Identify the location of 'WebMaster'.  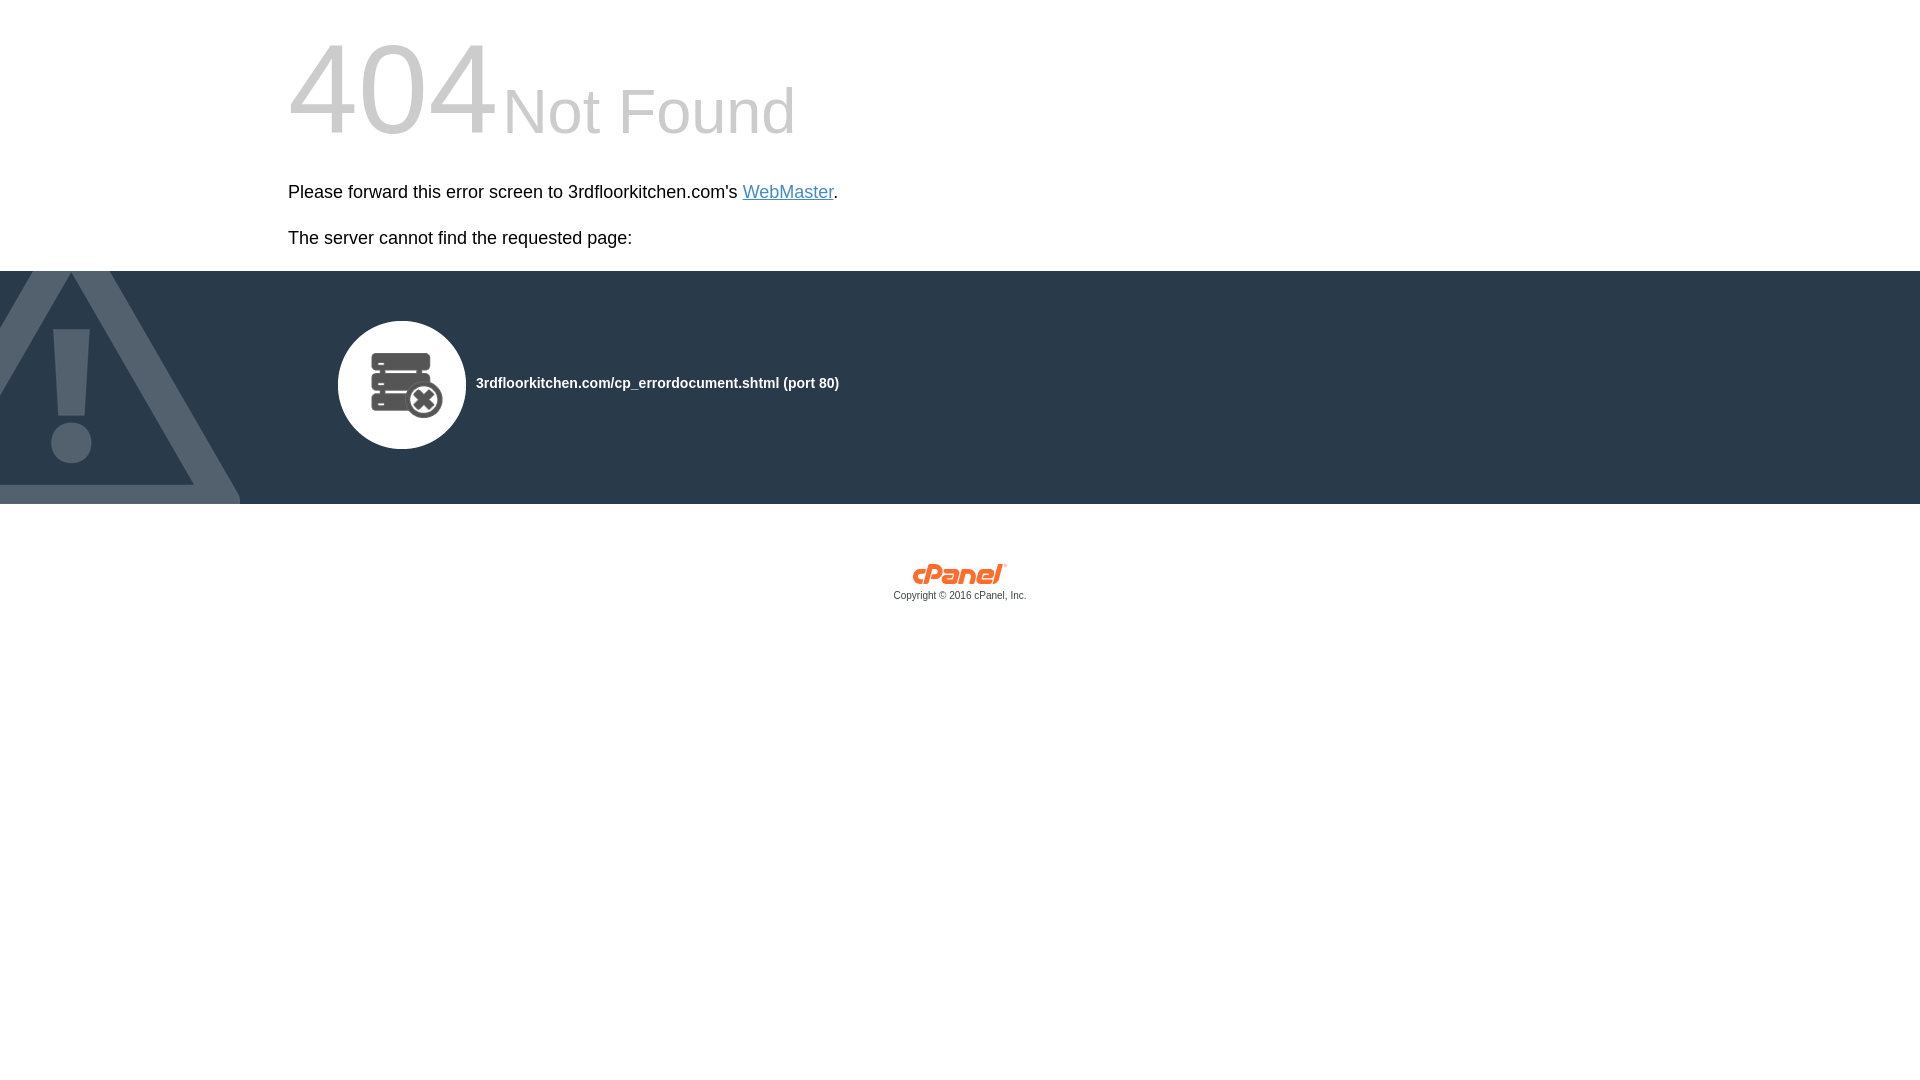
(787, 192).